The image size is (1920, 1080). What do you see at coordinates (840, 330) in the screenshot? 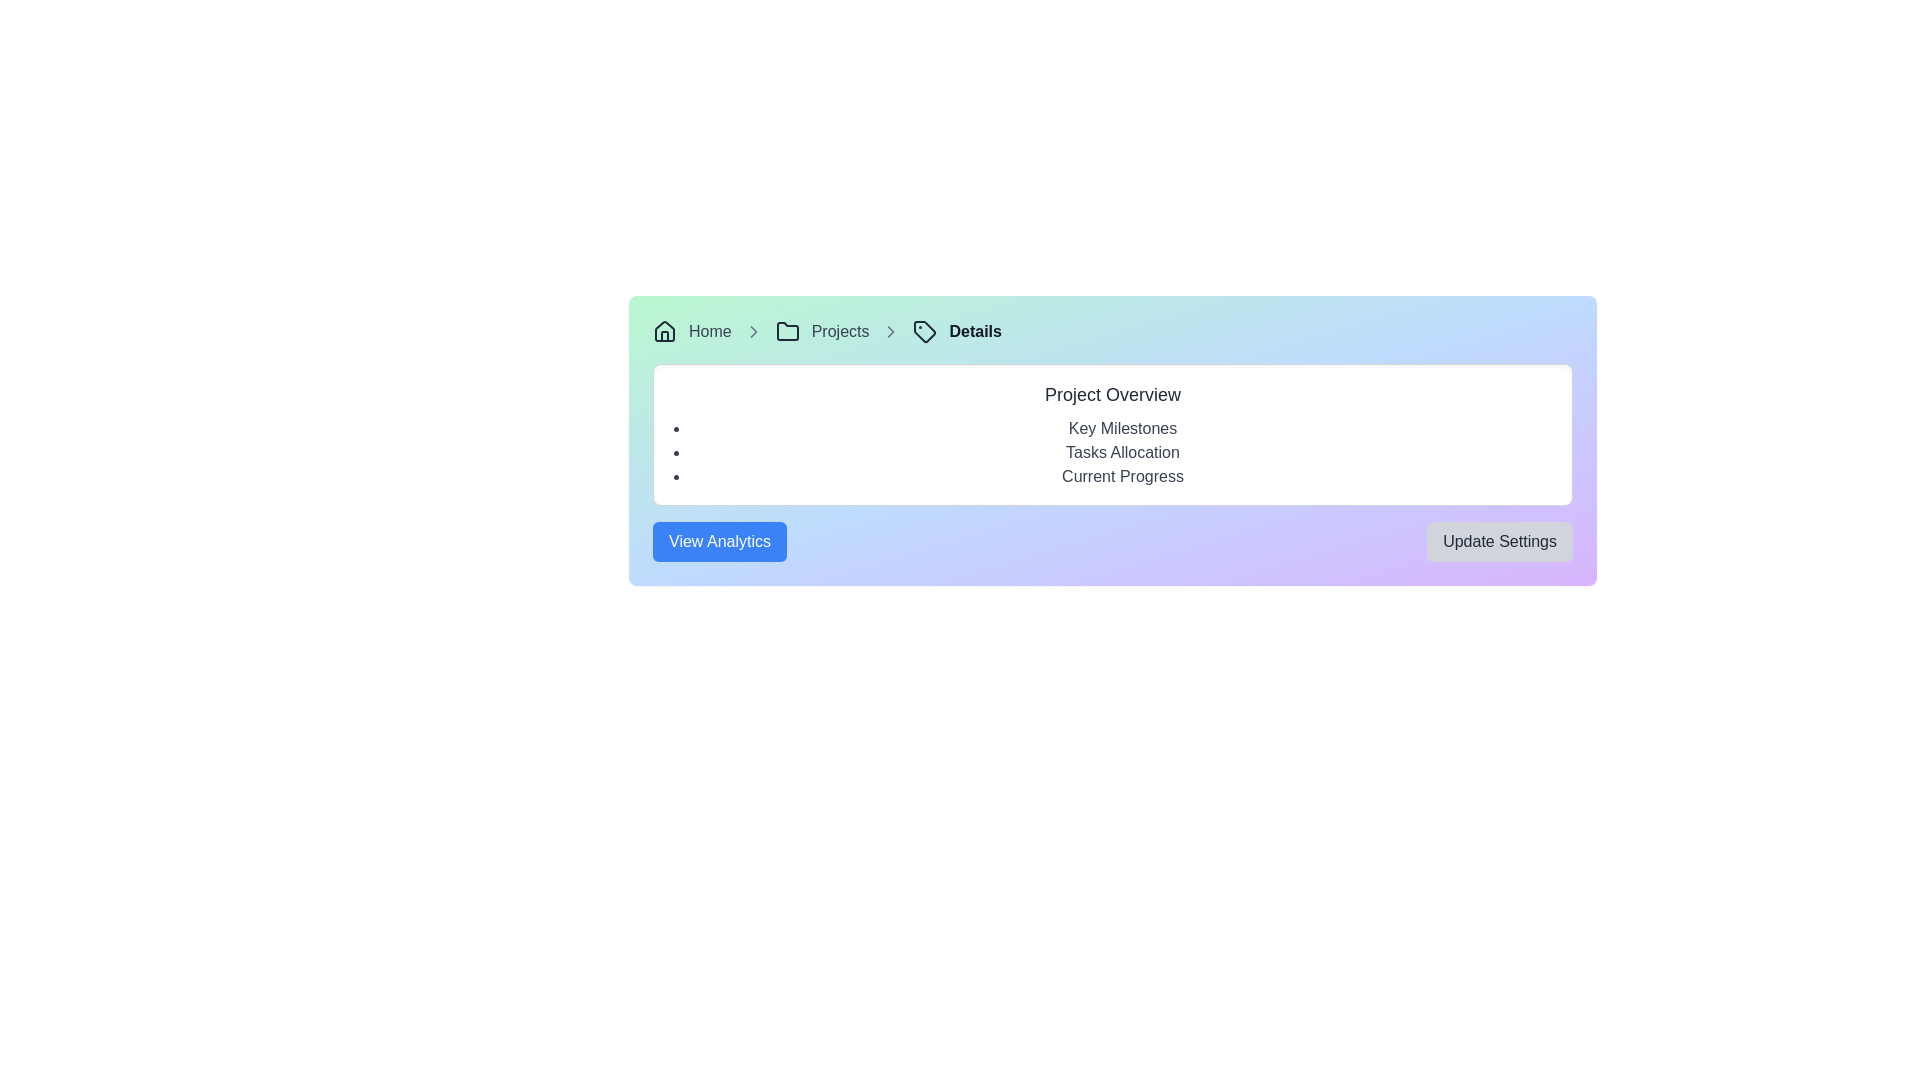
I see `the third clickable text item in the breadcrumb navigation bar` at bounding box center [840, 330].